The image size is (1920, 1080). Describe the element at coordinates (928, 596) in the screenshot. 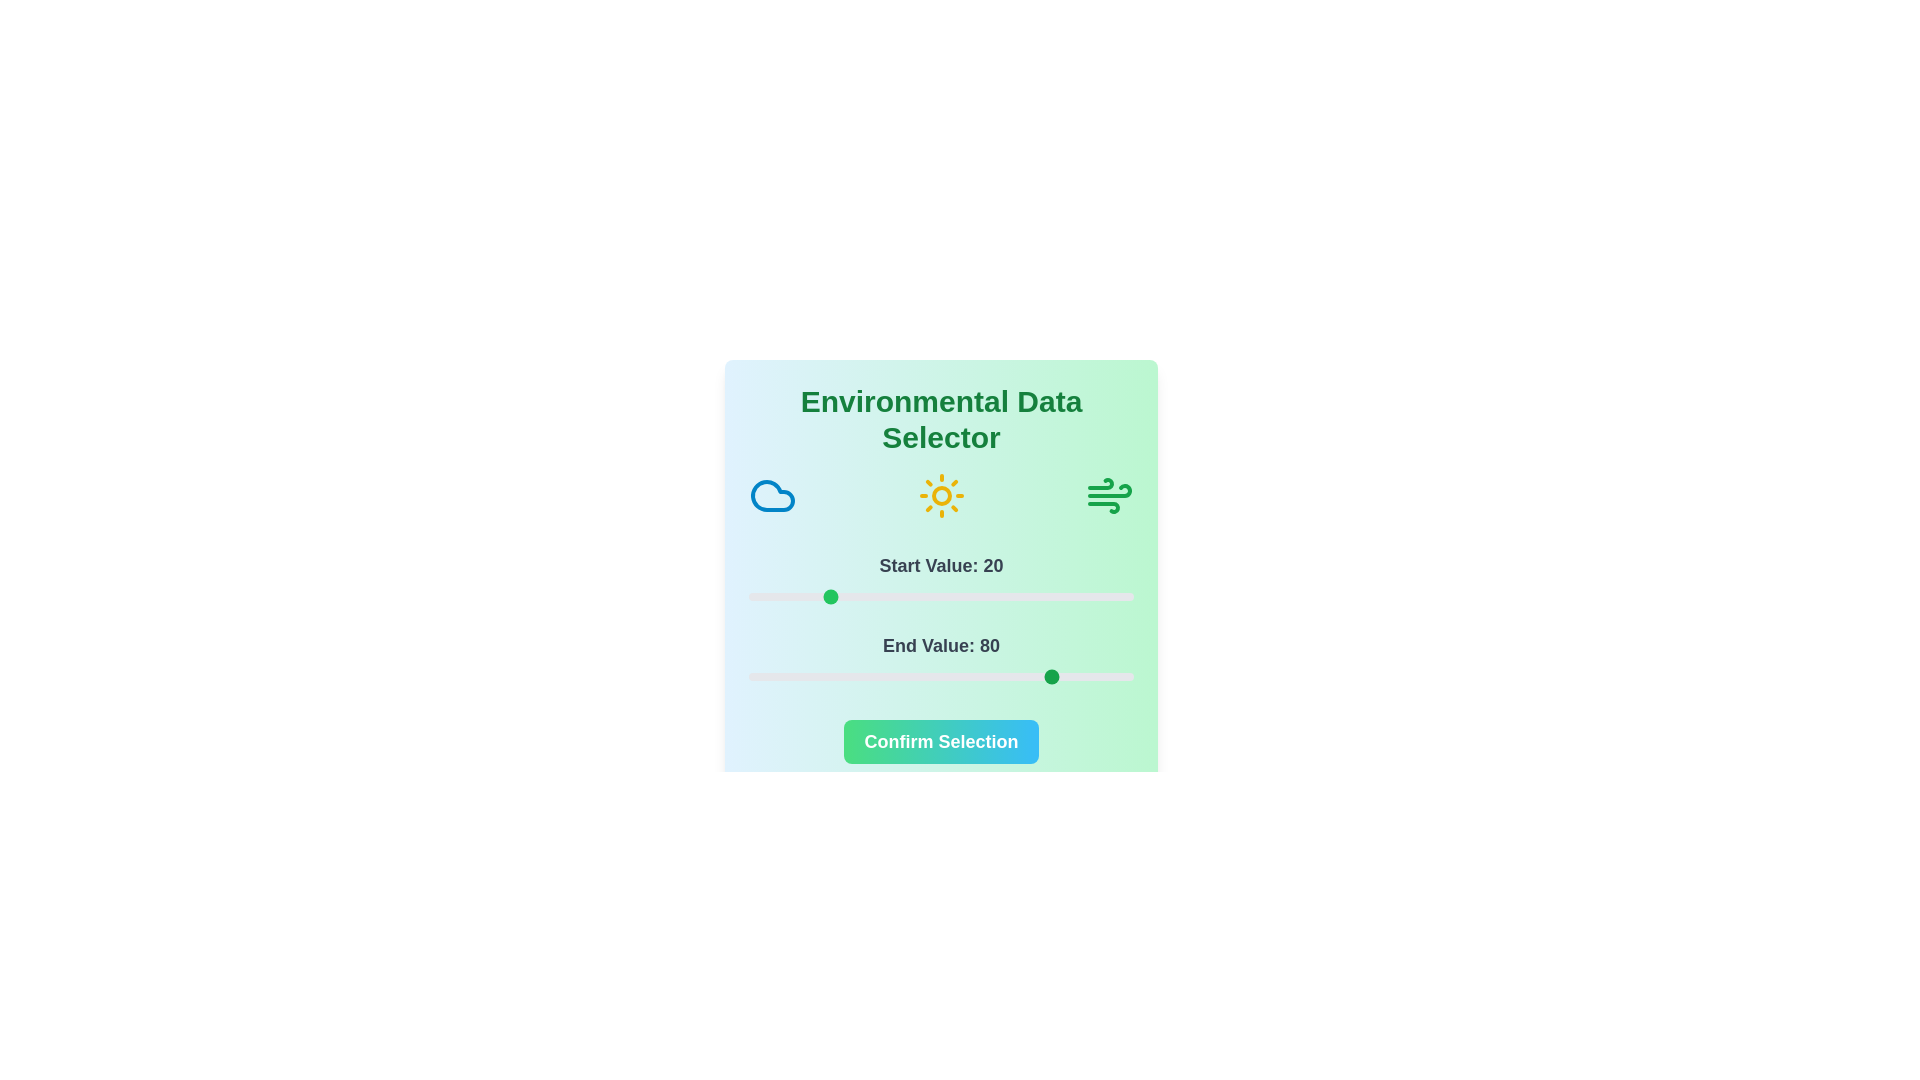

I see `the start value on the slider` at that location.